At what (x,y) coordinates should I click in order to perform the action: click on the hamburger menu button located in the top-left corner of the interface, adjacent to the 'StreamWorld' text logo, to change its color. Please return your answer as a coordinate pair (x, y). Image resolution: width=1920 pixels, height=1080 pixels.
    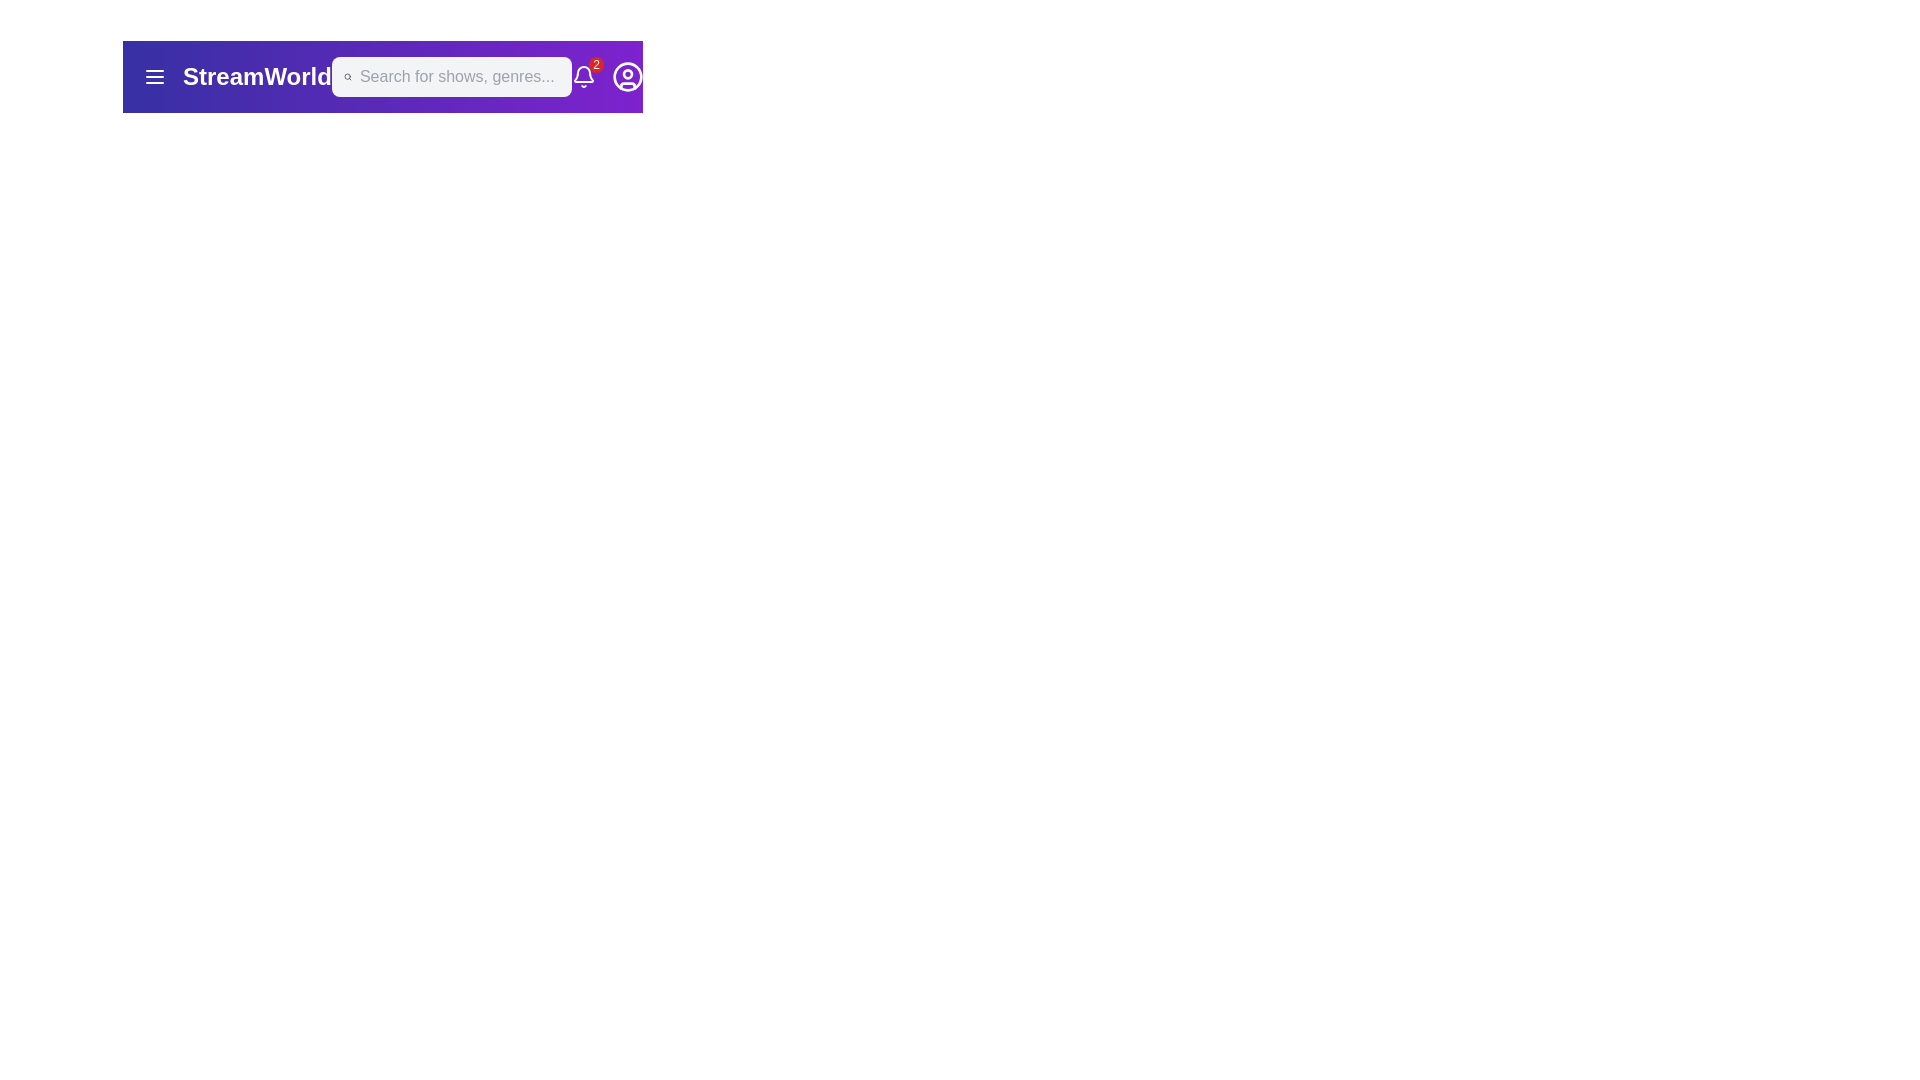
    Looking at the image, I should click on (153, 76).